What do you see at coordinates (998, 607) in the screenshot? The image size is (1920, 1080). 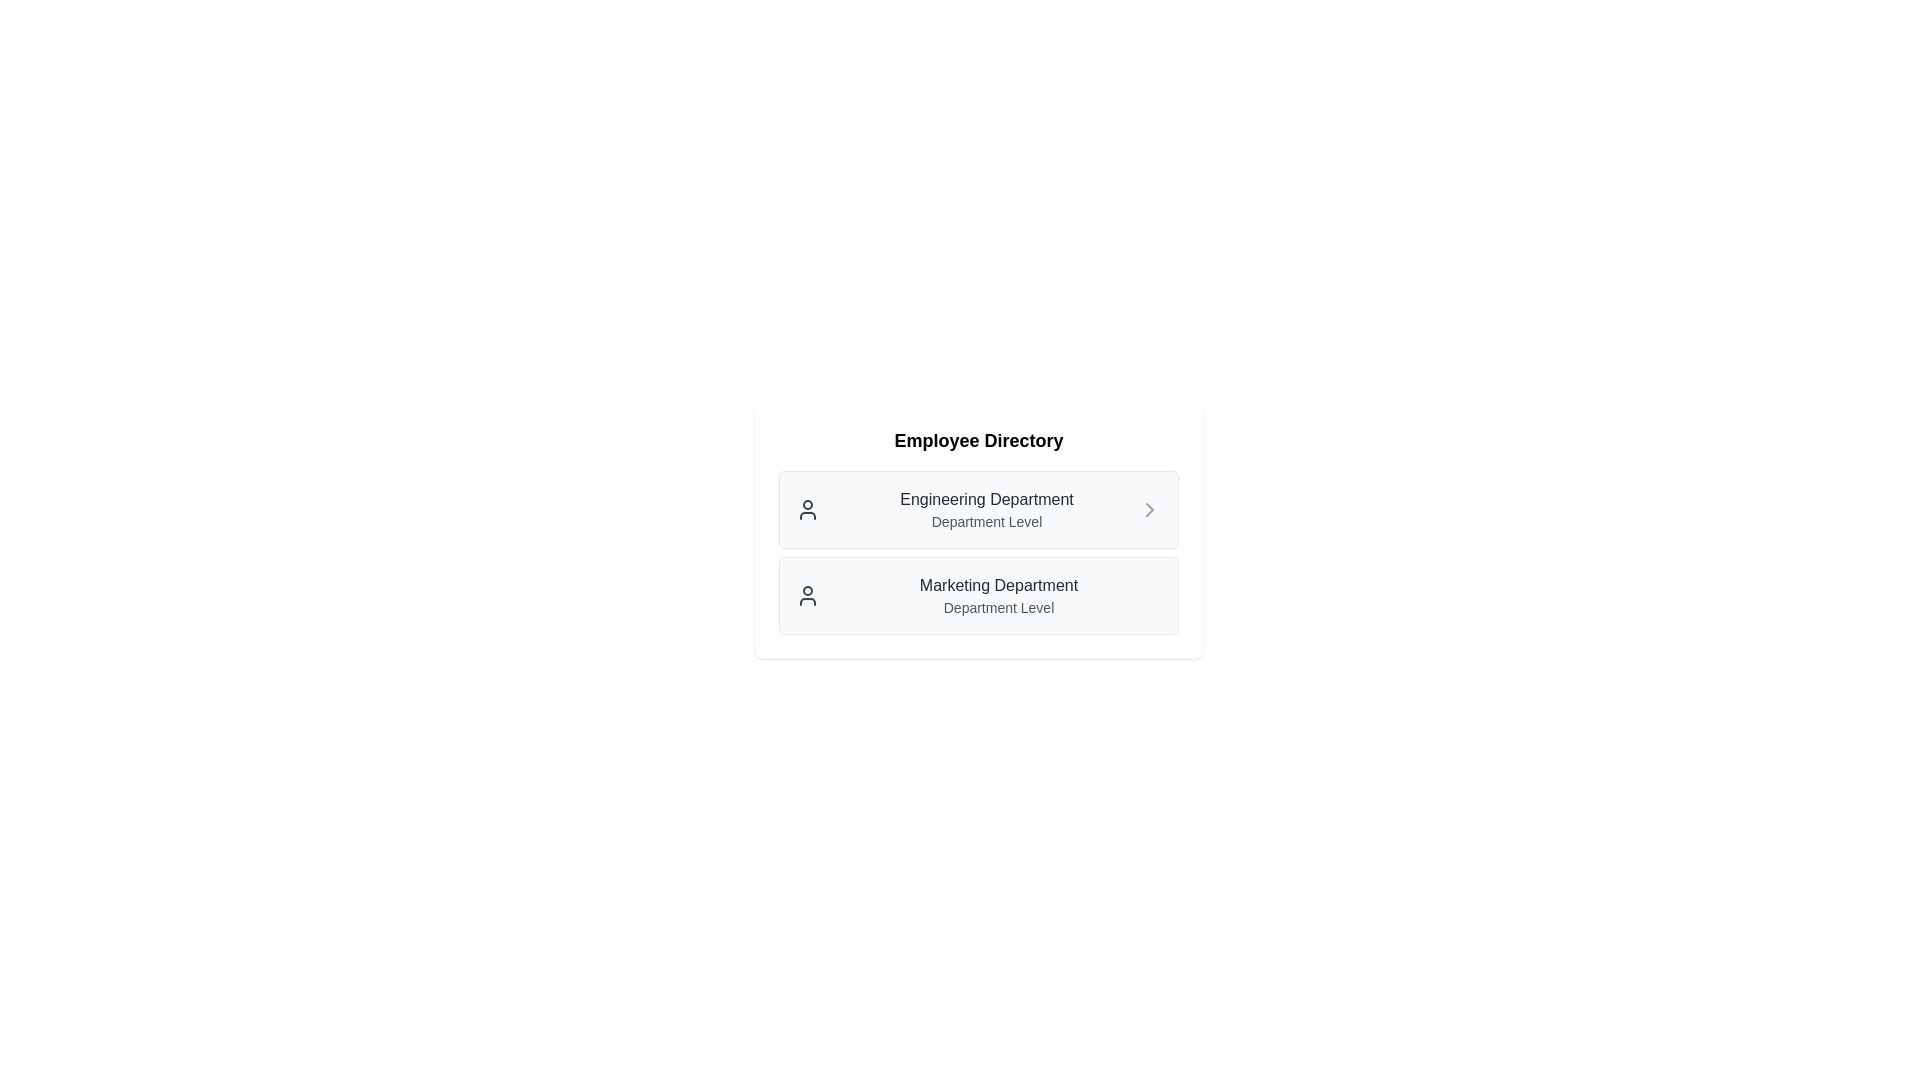 I see `the 'Department Level' label, which displays the text in gray color and is positioned below the 'Marketing Department' label` at bounding box center [998, 607].